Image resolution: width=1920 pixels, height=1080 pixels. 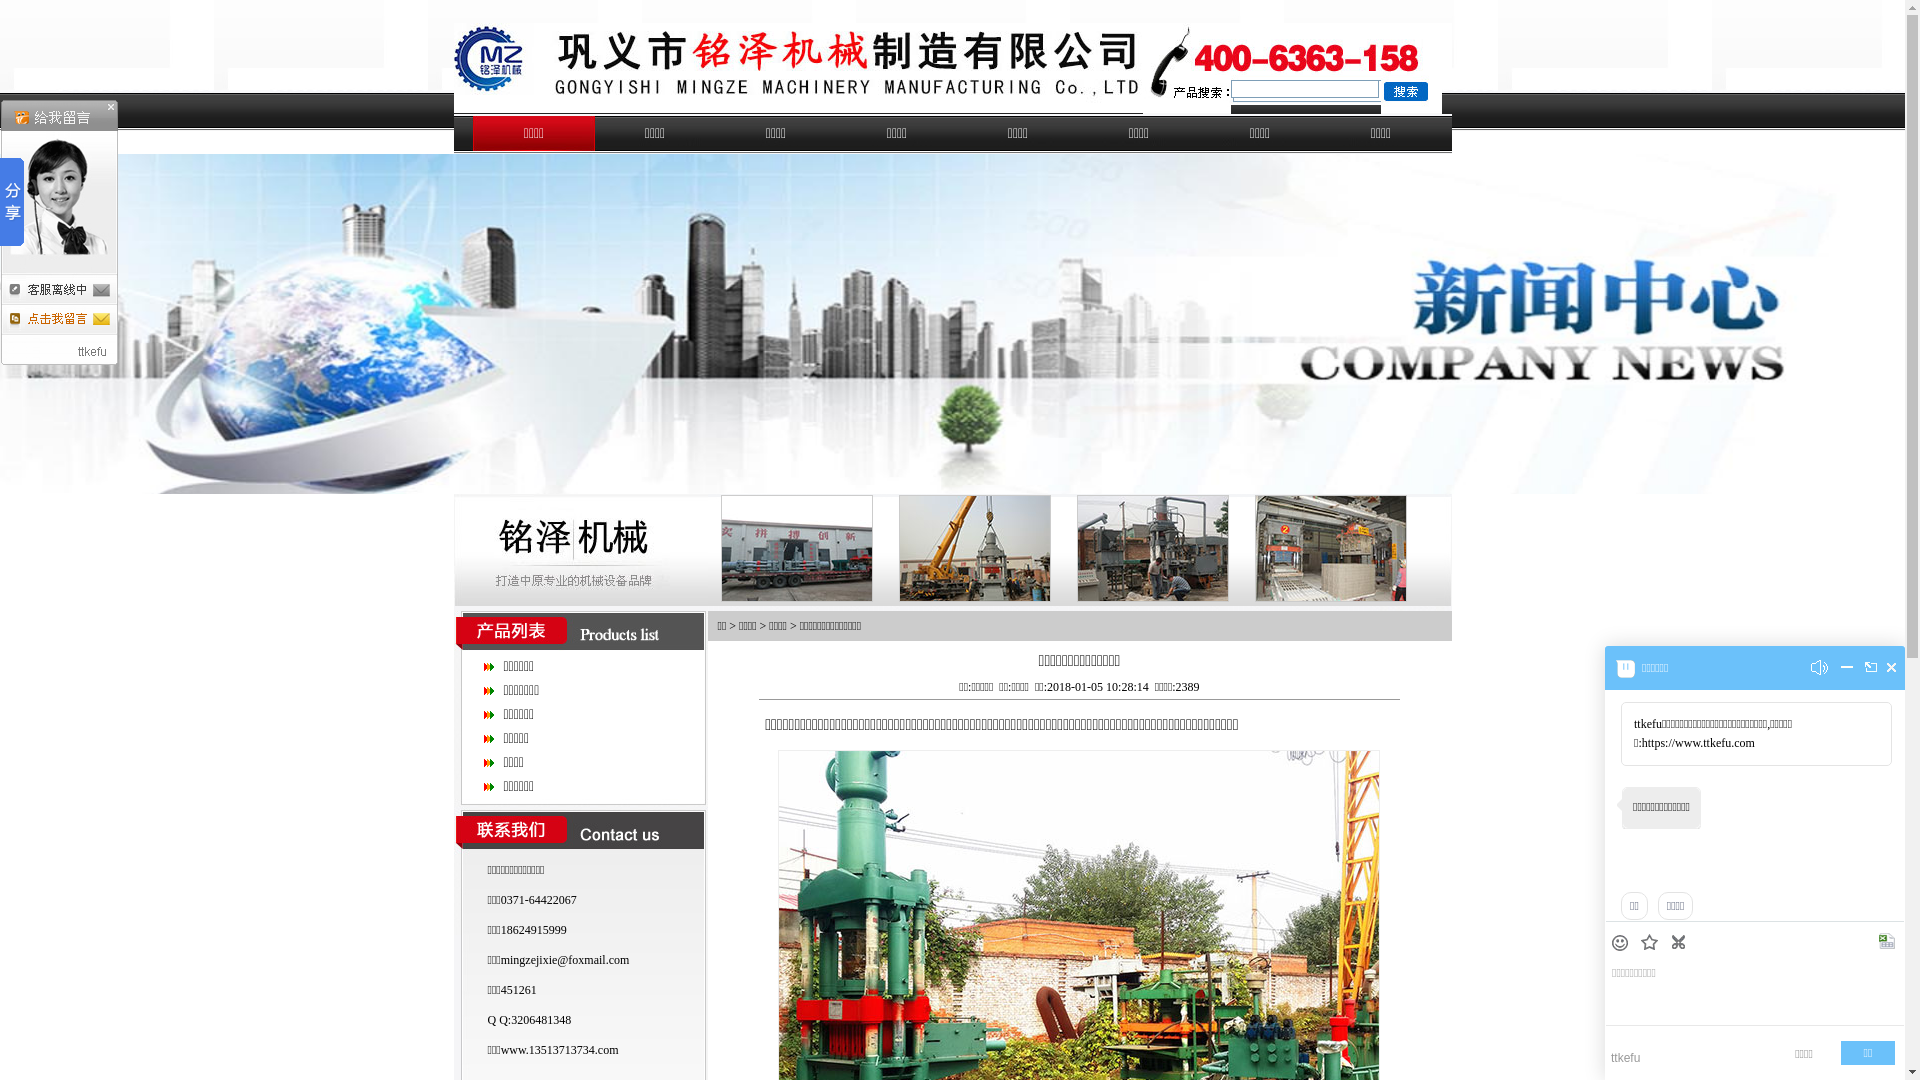 I want to click on 'https://www.ttkefu.com', so click(x=1697, y=743).